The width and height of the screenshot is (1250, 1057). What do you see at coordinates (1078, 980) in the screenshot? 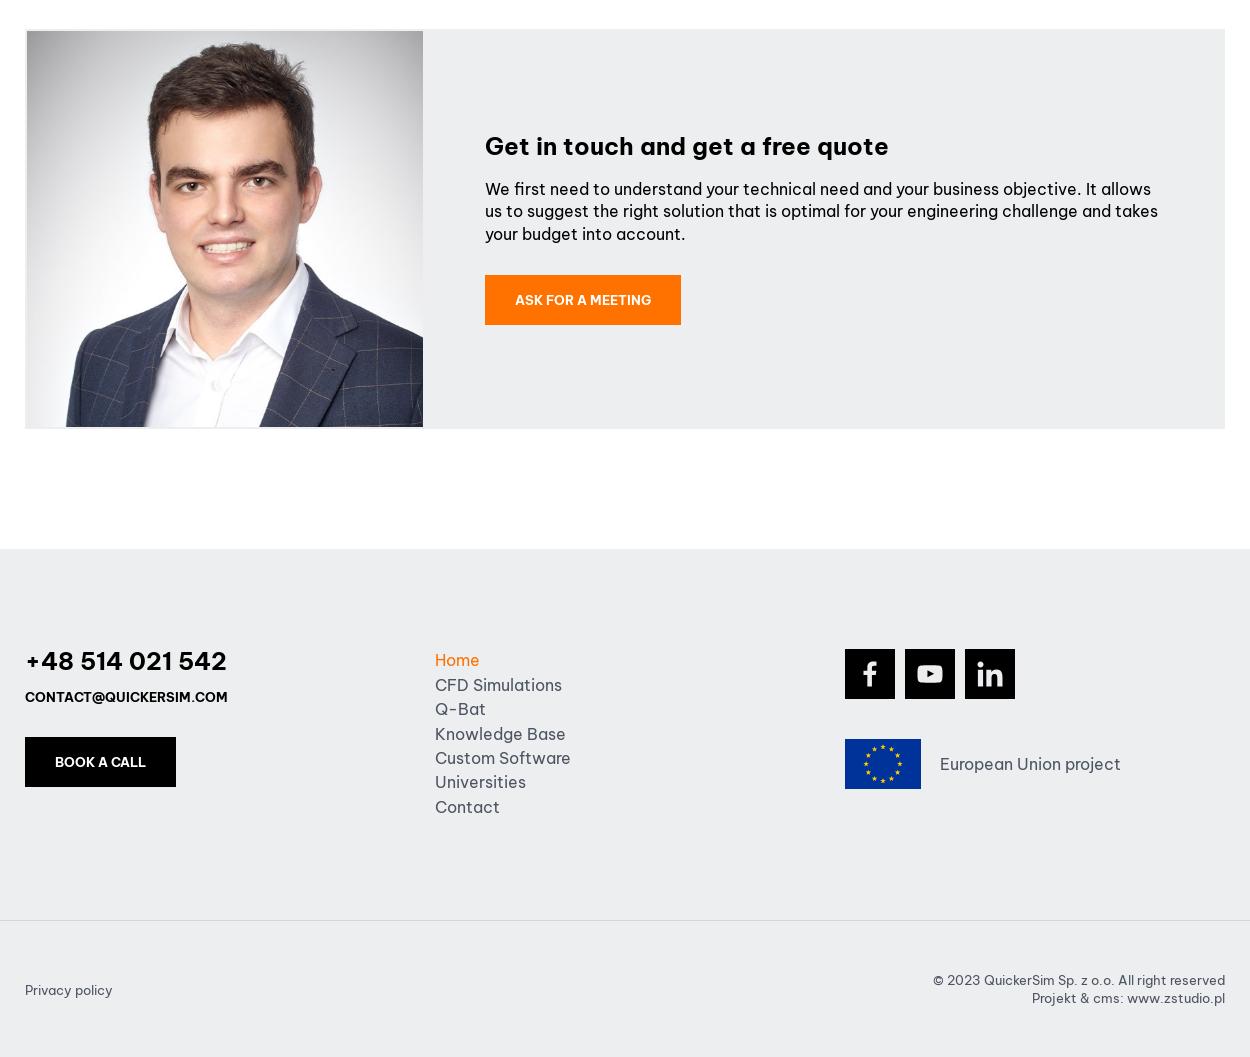
I see `'© 2023 QuickerSim Sp. z o.o. All right reserved'` at bounding box center [1078, 980].